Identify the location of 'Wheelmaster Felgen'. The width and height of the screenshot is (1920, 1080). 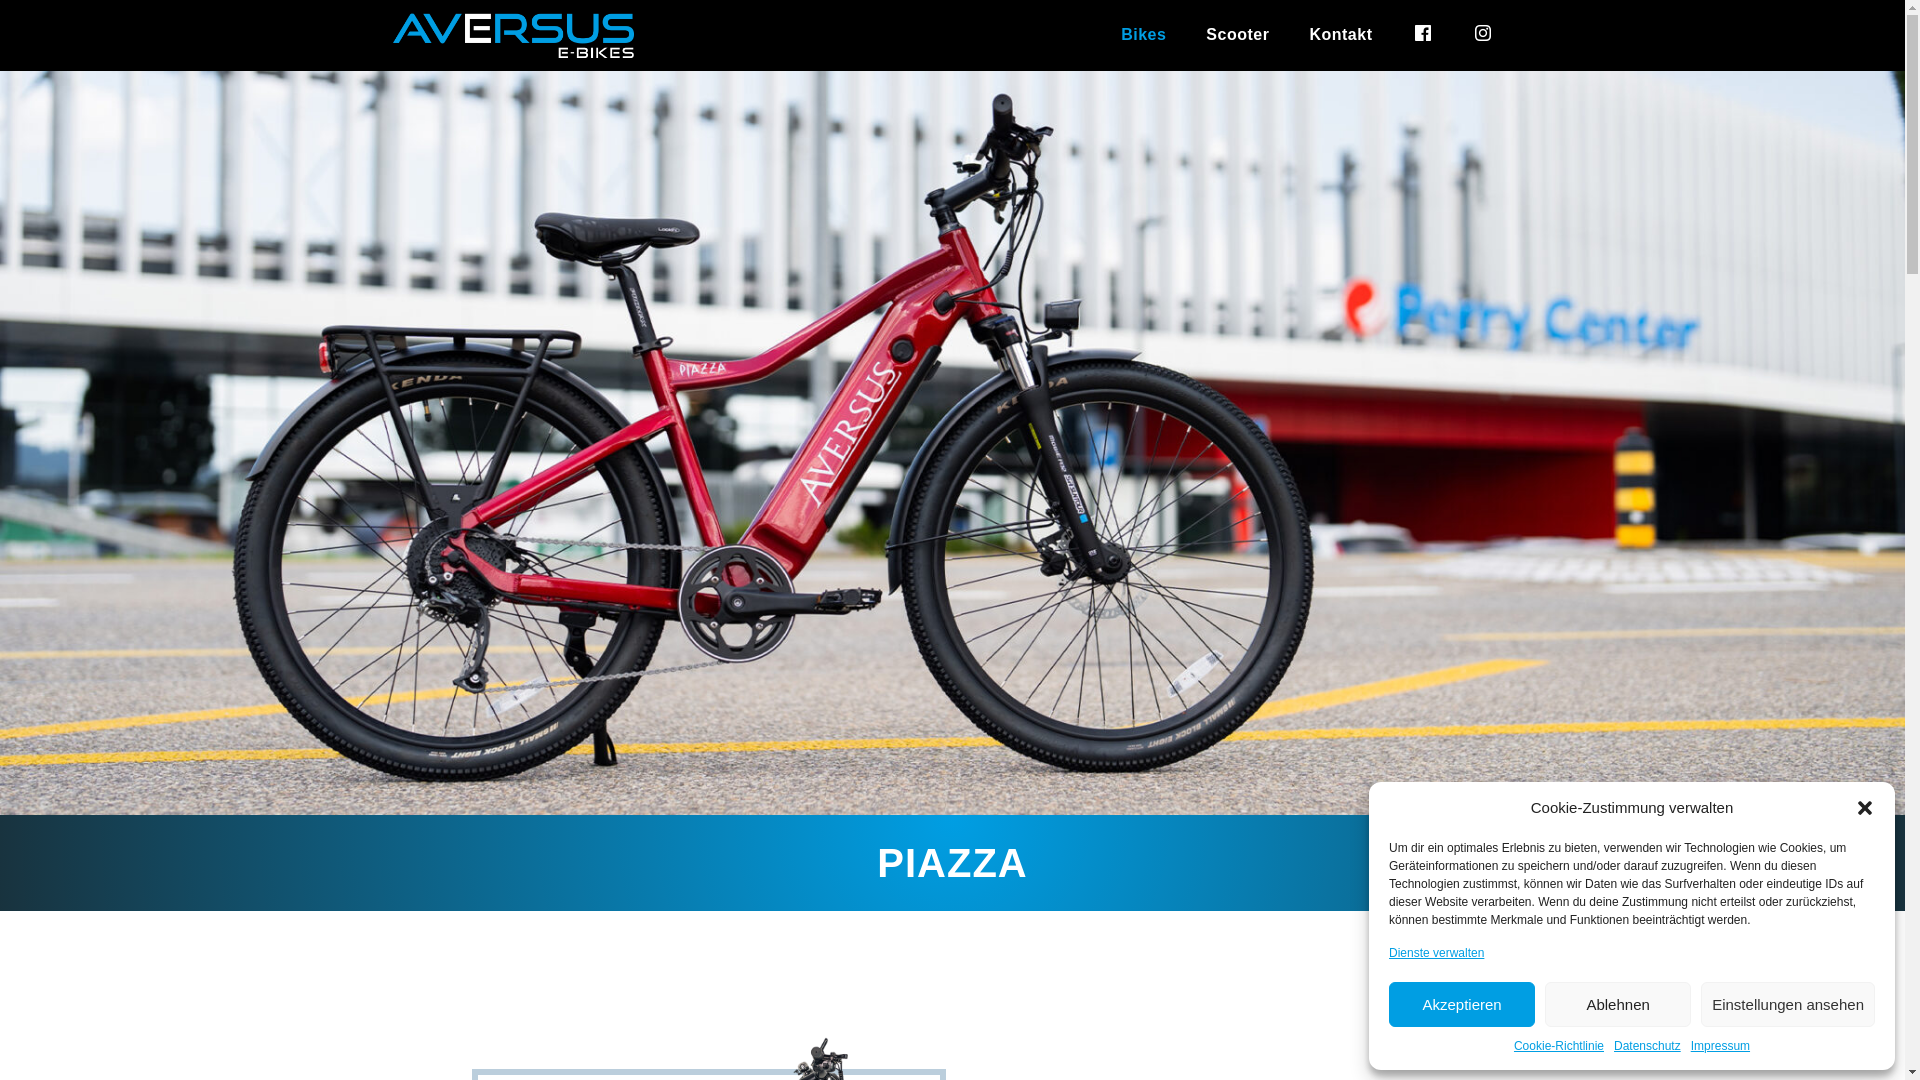
(512, 35).